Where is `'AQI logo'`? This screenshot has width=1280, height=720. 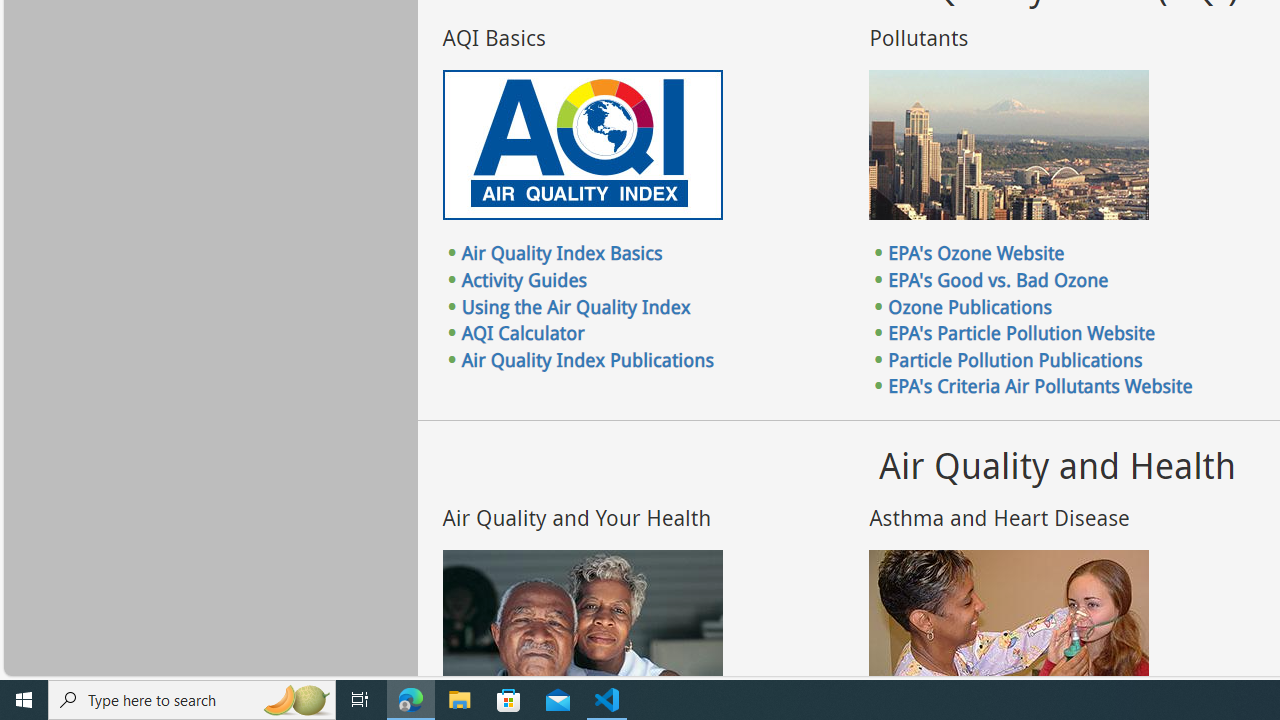 'AQI logo' is located at coordinates (581, 144).